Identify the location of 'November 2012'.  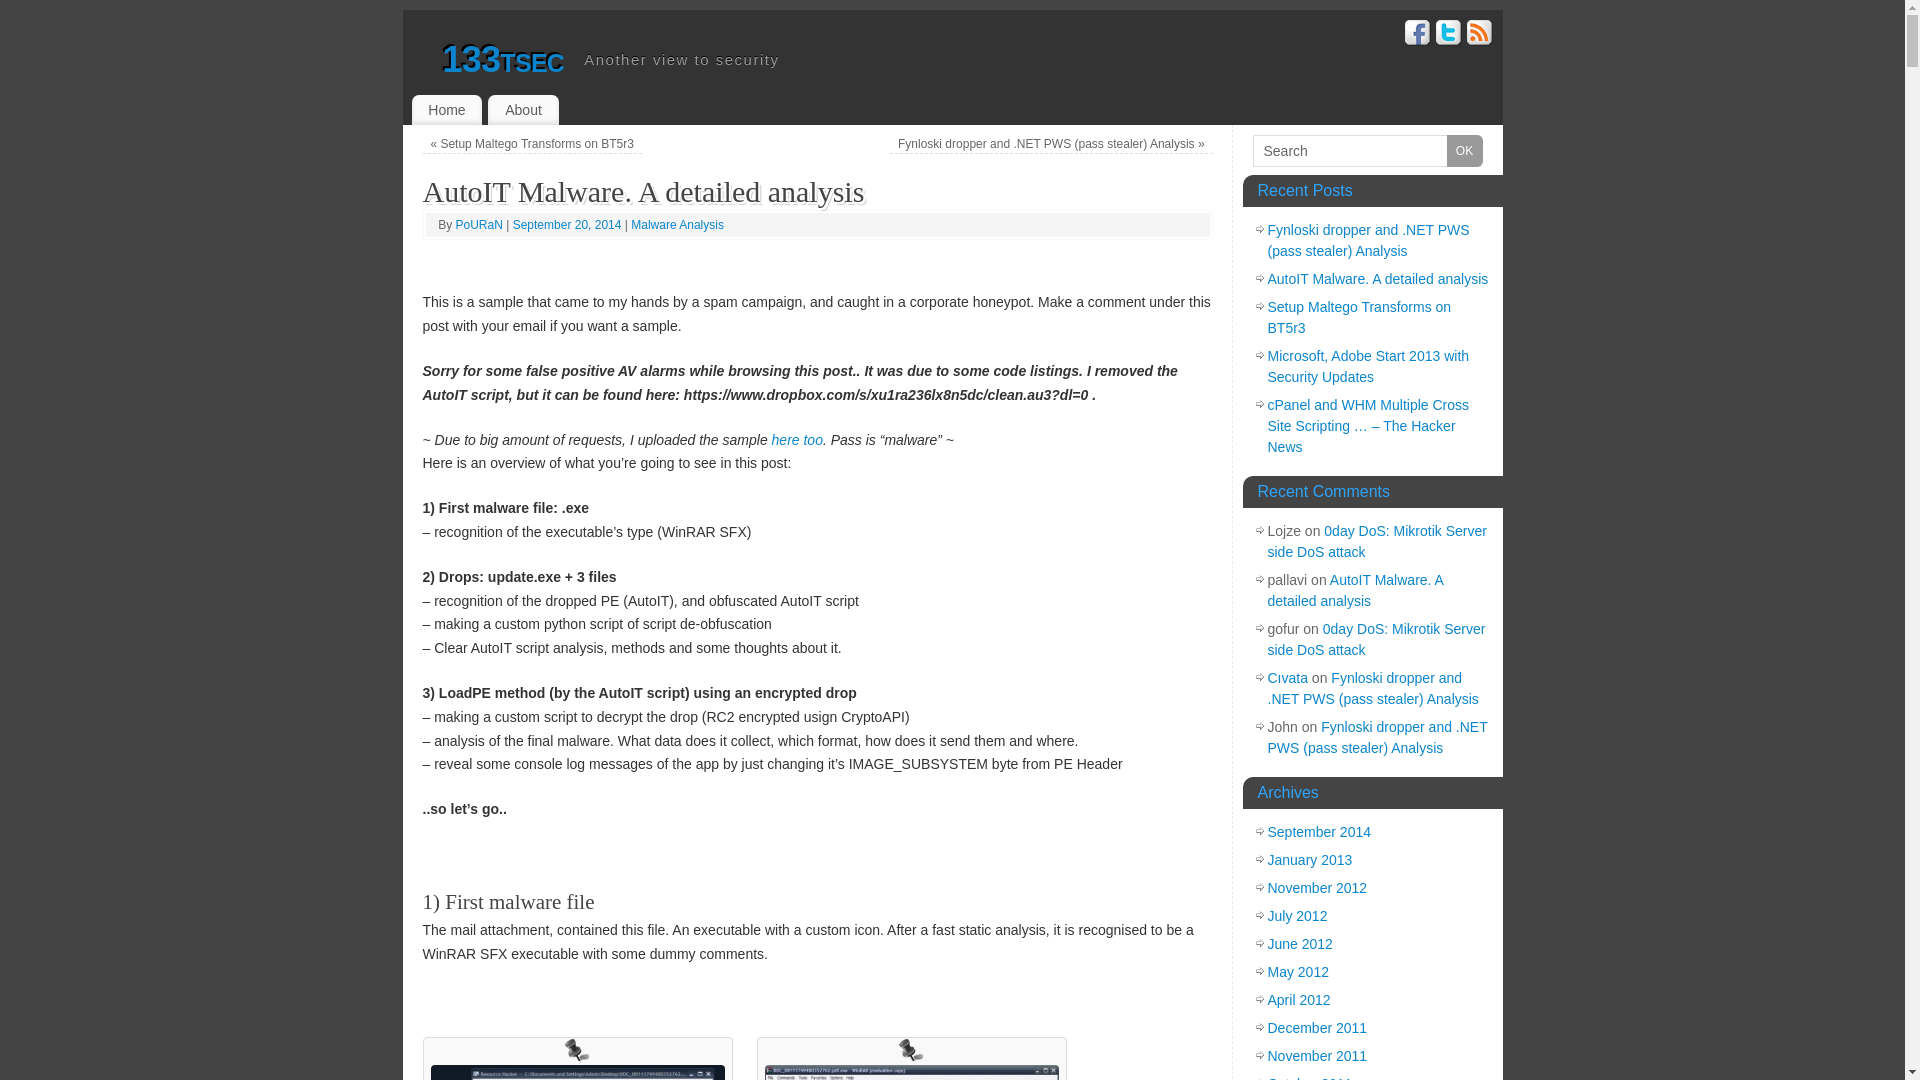
(1266, 886).